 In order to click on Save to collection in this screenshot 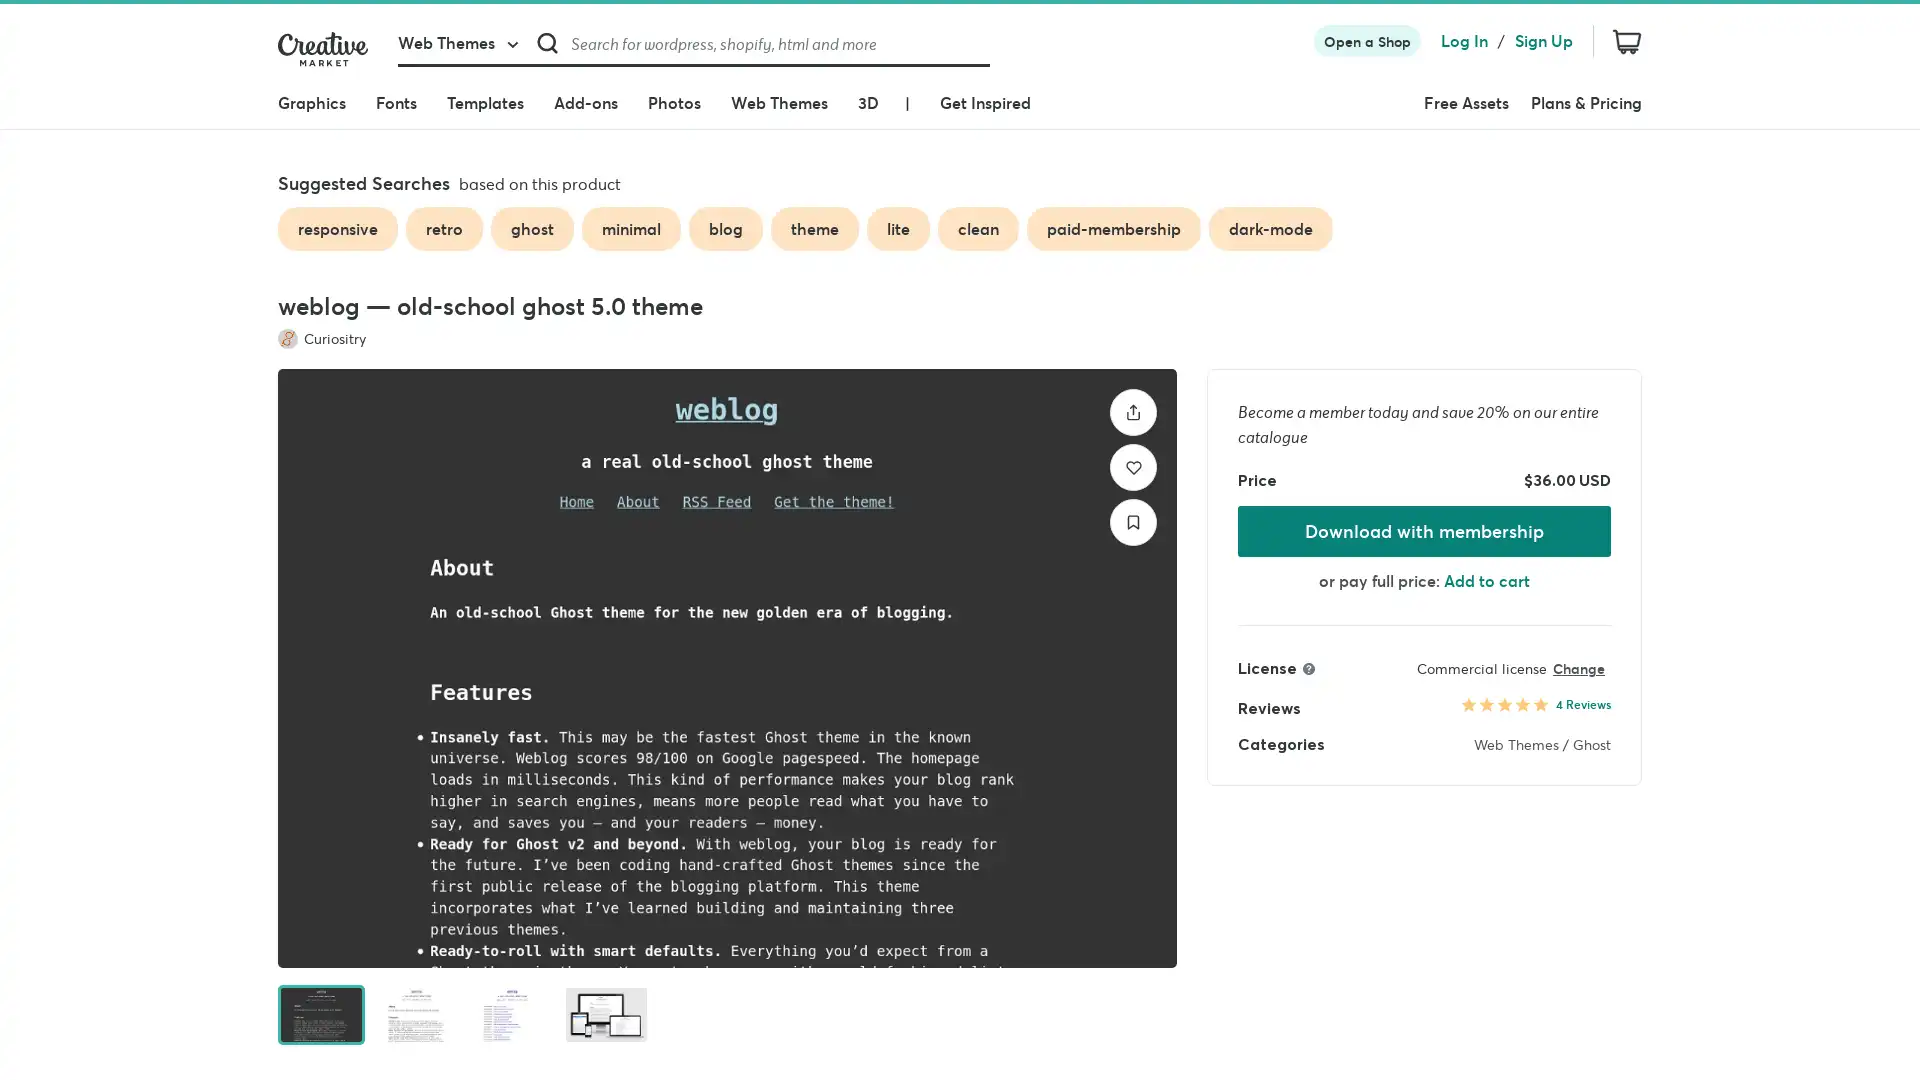, I will do `click(1133, 520)`.